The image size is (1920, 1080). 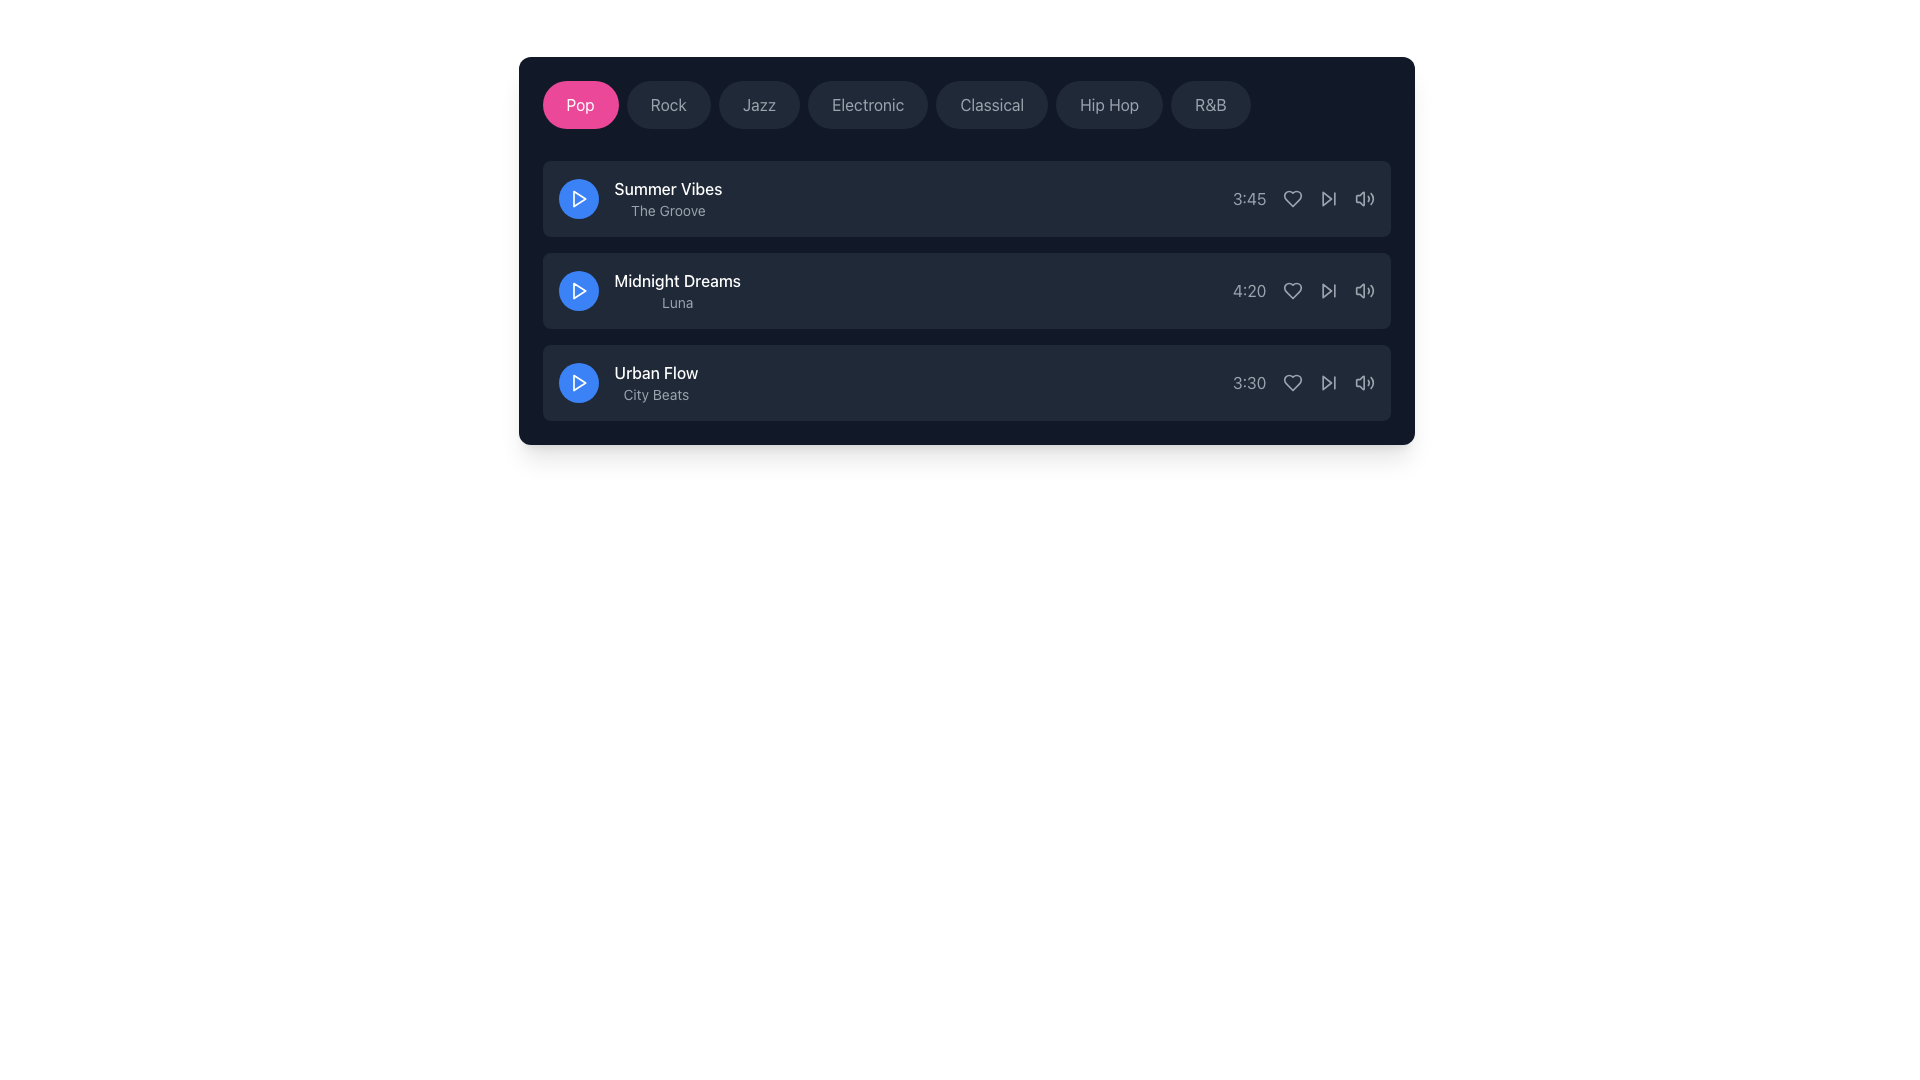 What do you see at coordinates (656, 373) in the screenshot?
I see `the title text label of the track in the music application, which is positioned above the subtitle 'City Beats' and to the left of the play button` at bounding box center [656, 373].